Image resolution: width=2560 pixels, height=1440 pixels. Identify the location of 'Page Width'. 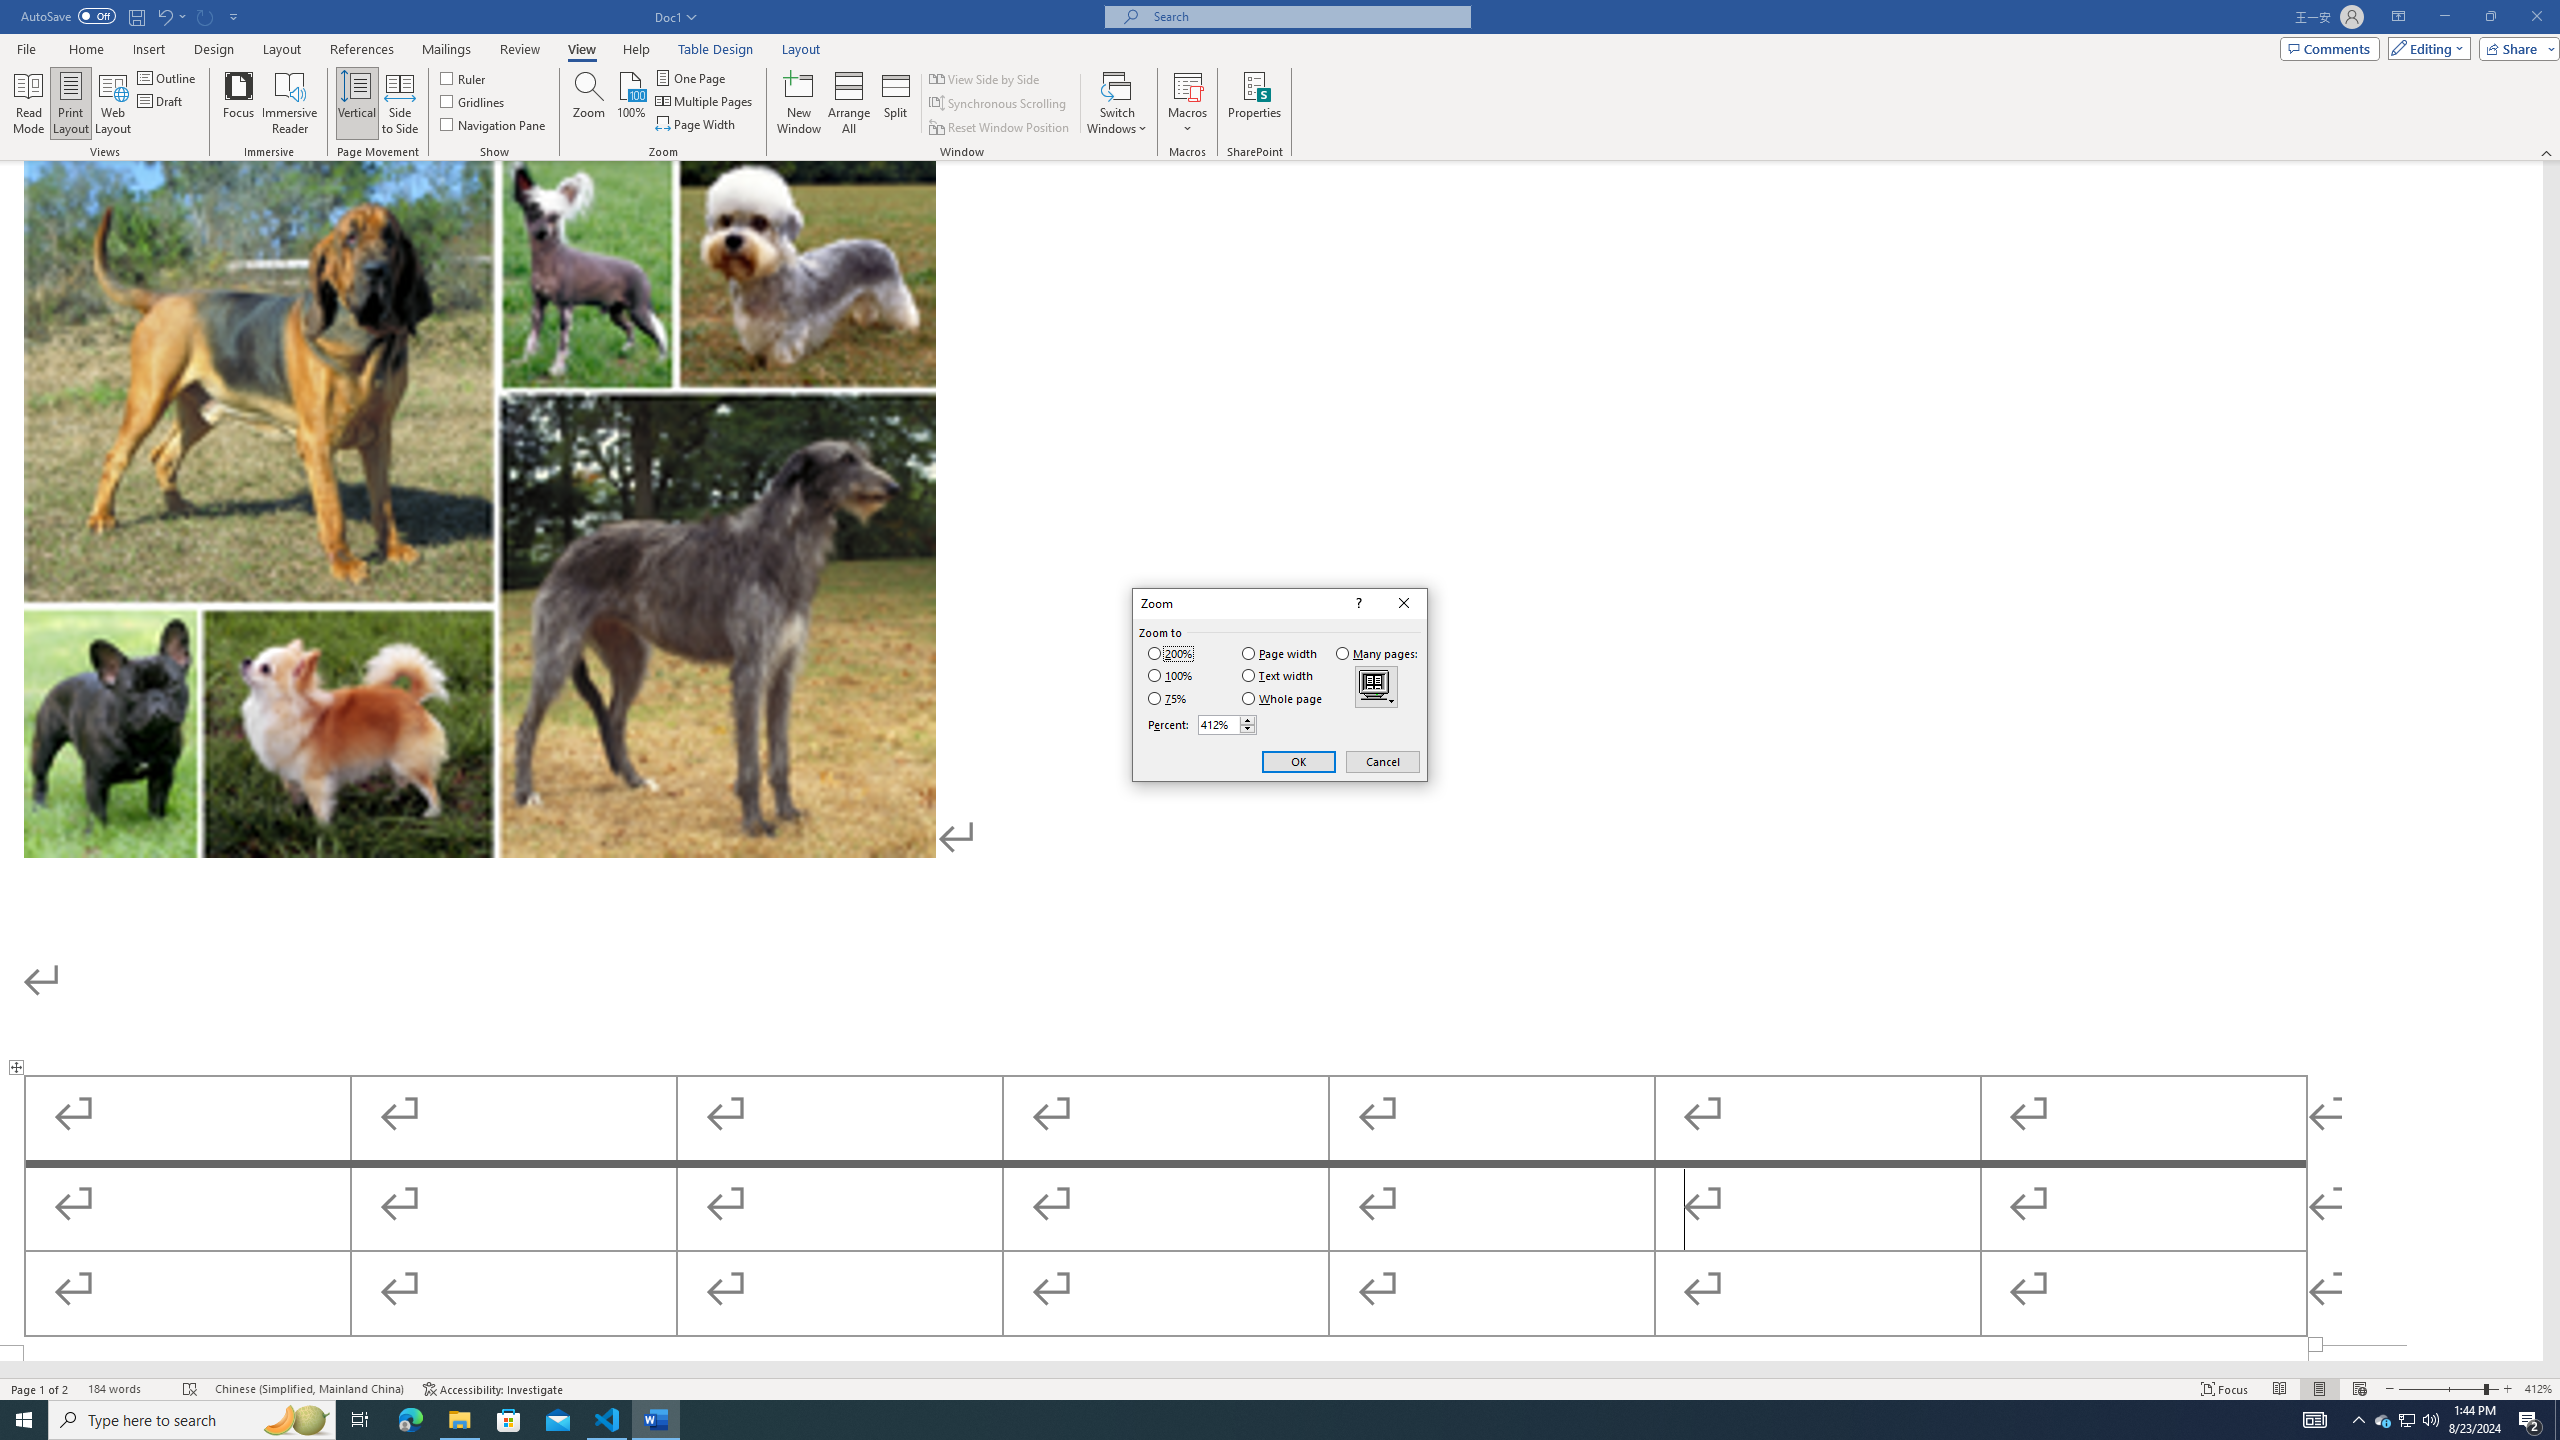
(697, 122).